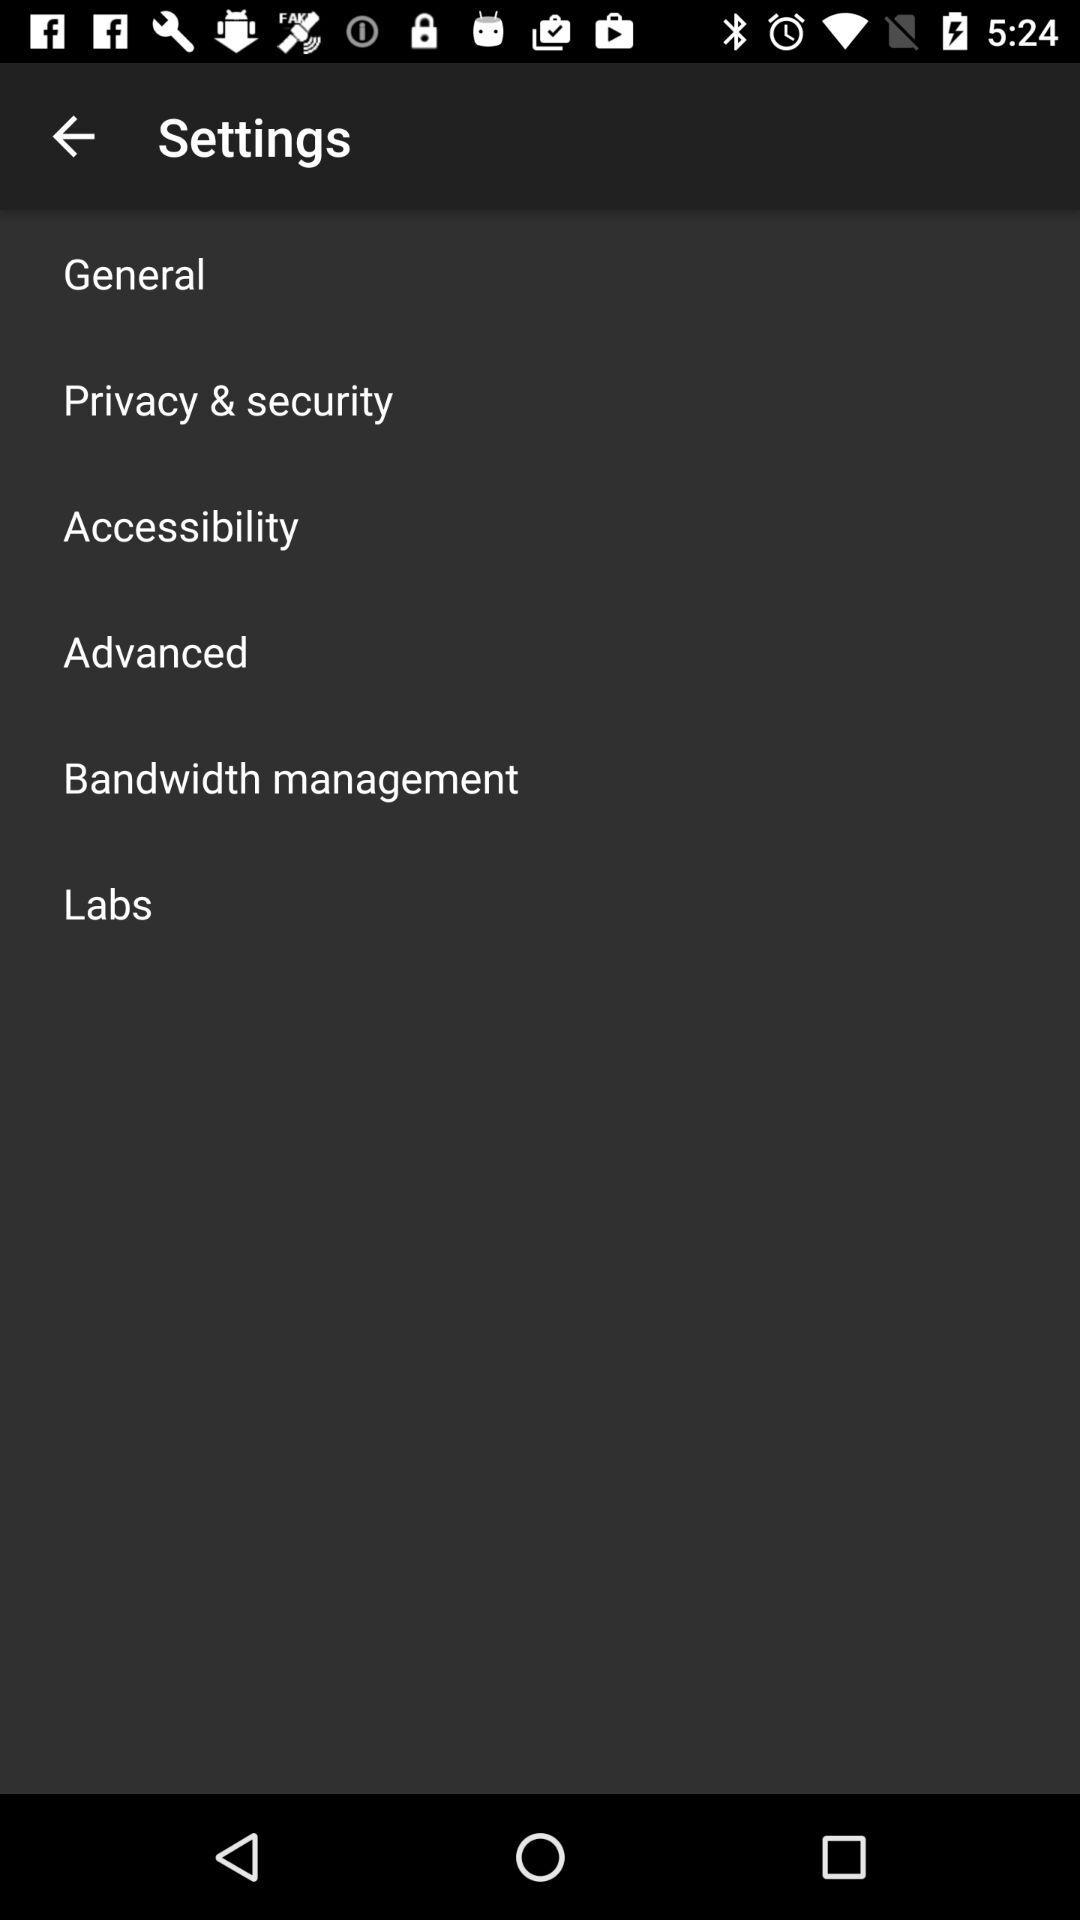 The height and width of the screenshot is (1920, 1080). I want to click on general app, so click(134, 272).